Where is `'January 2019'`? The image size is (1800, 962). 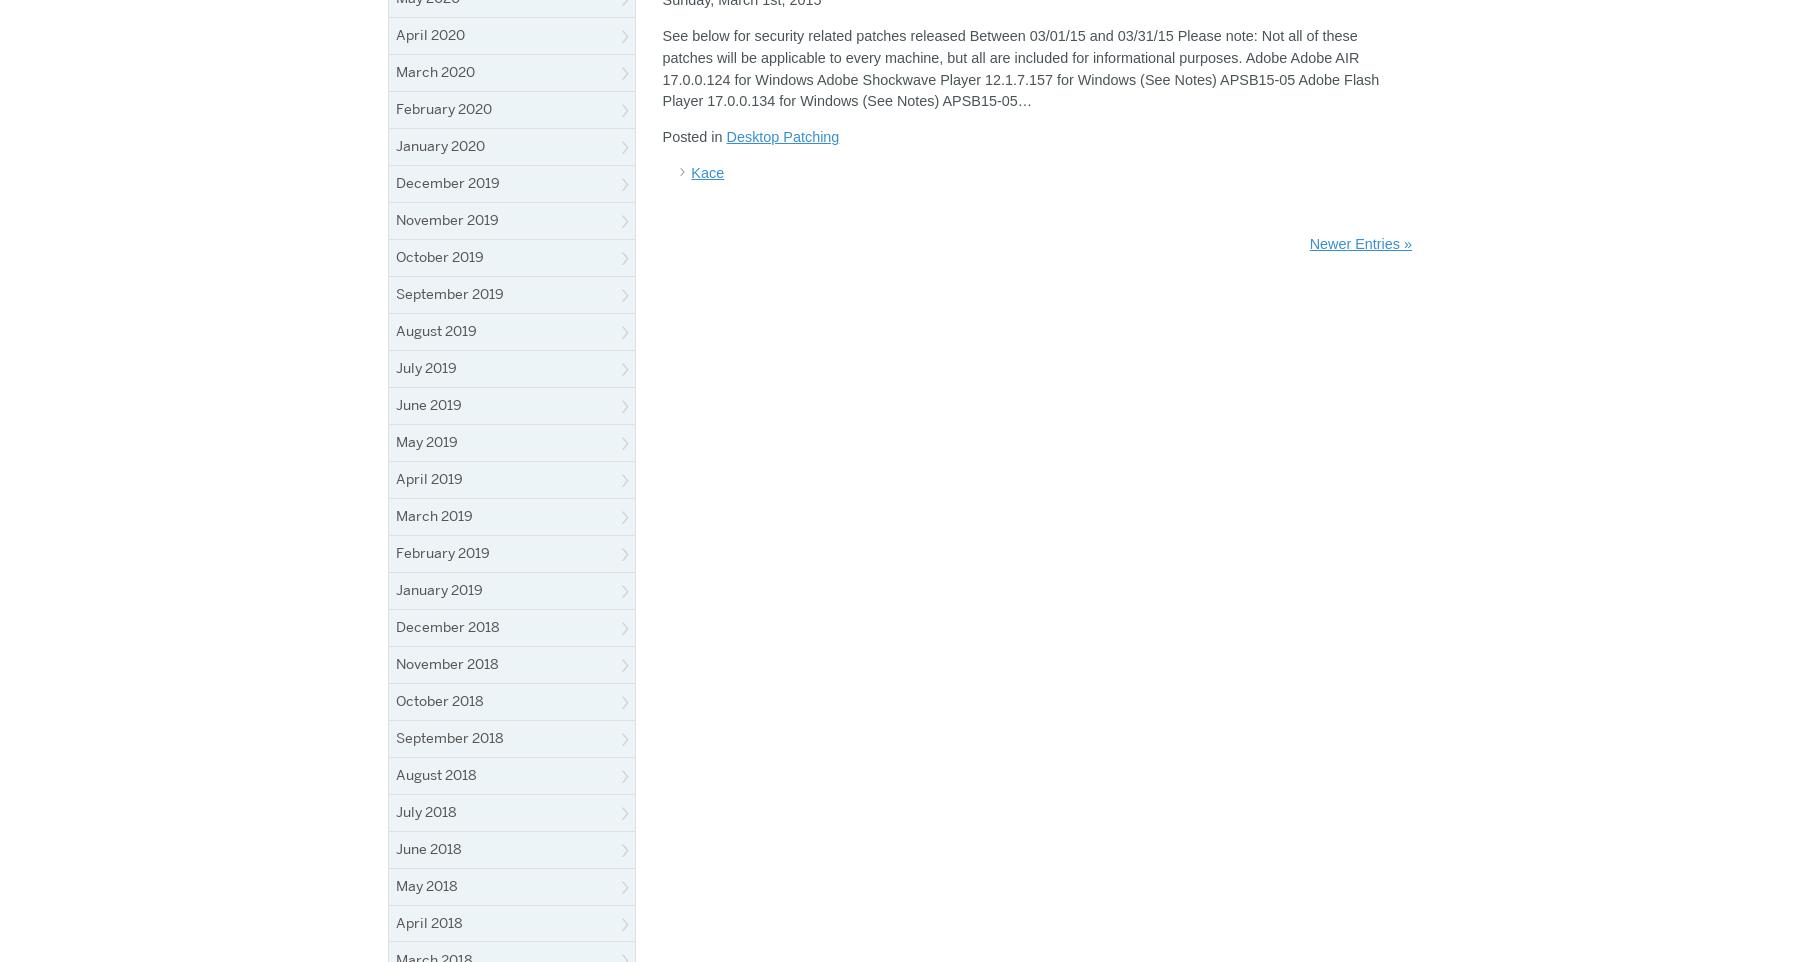
'January 2019' is located at coordinates (439, 588).